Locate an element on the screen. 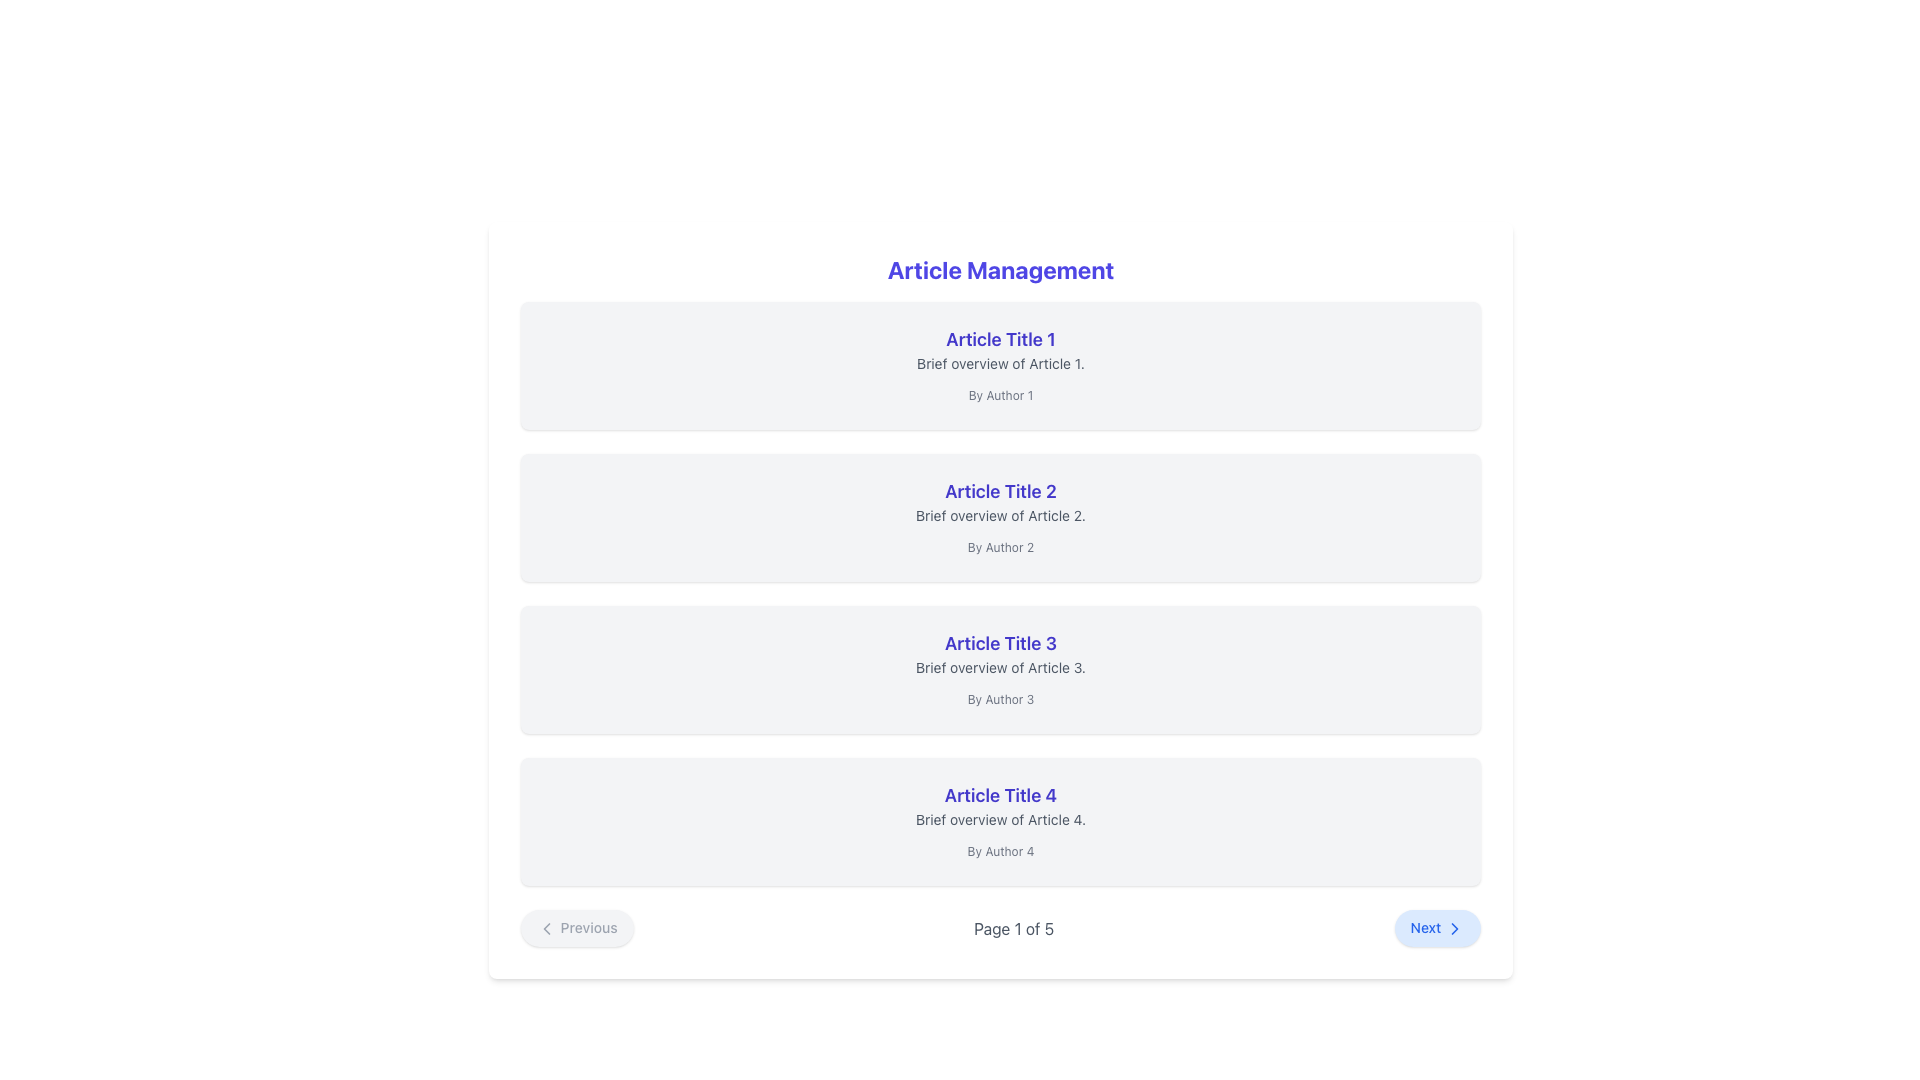 The width and height of the screenshot is (1920, 1080). the chevron icon located on the left end of the 'Previous' button is located at coordinates (547, 929).